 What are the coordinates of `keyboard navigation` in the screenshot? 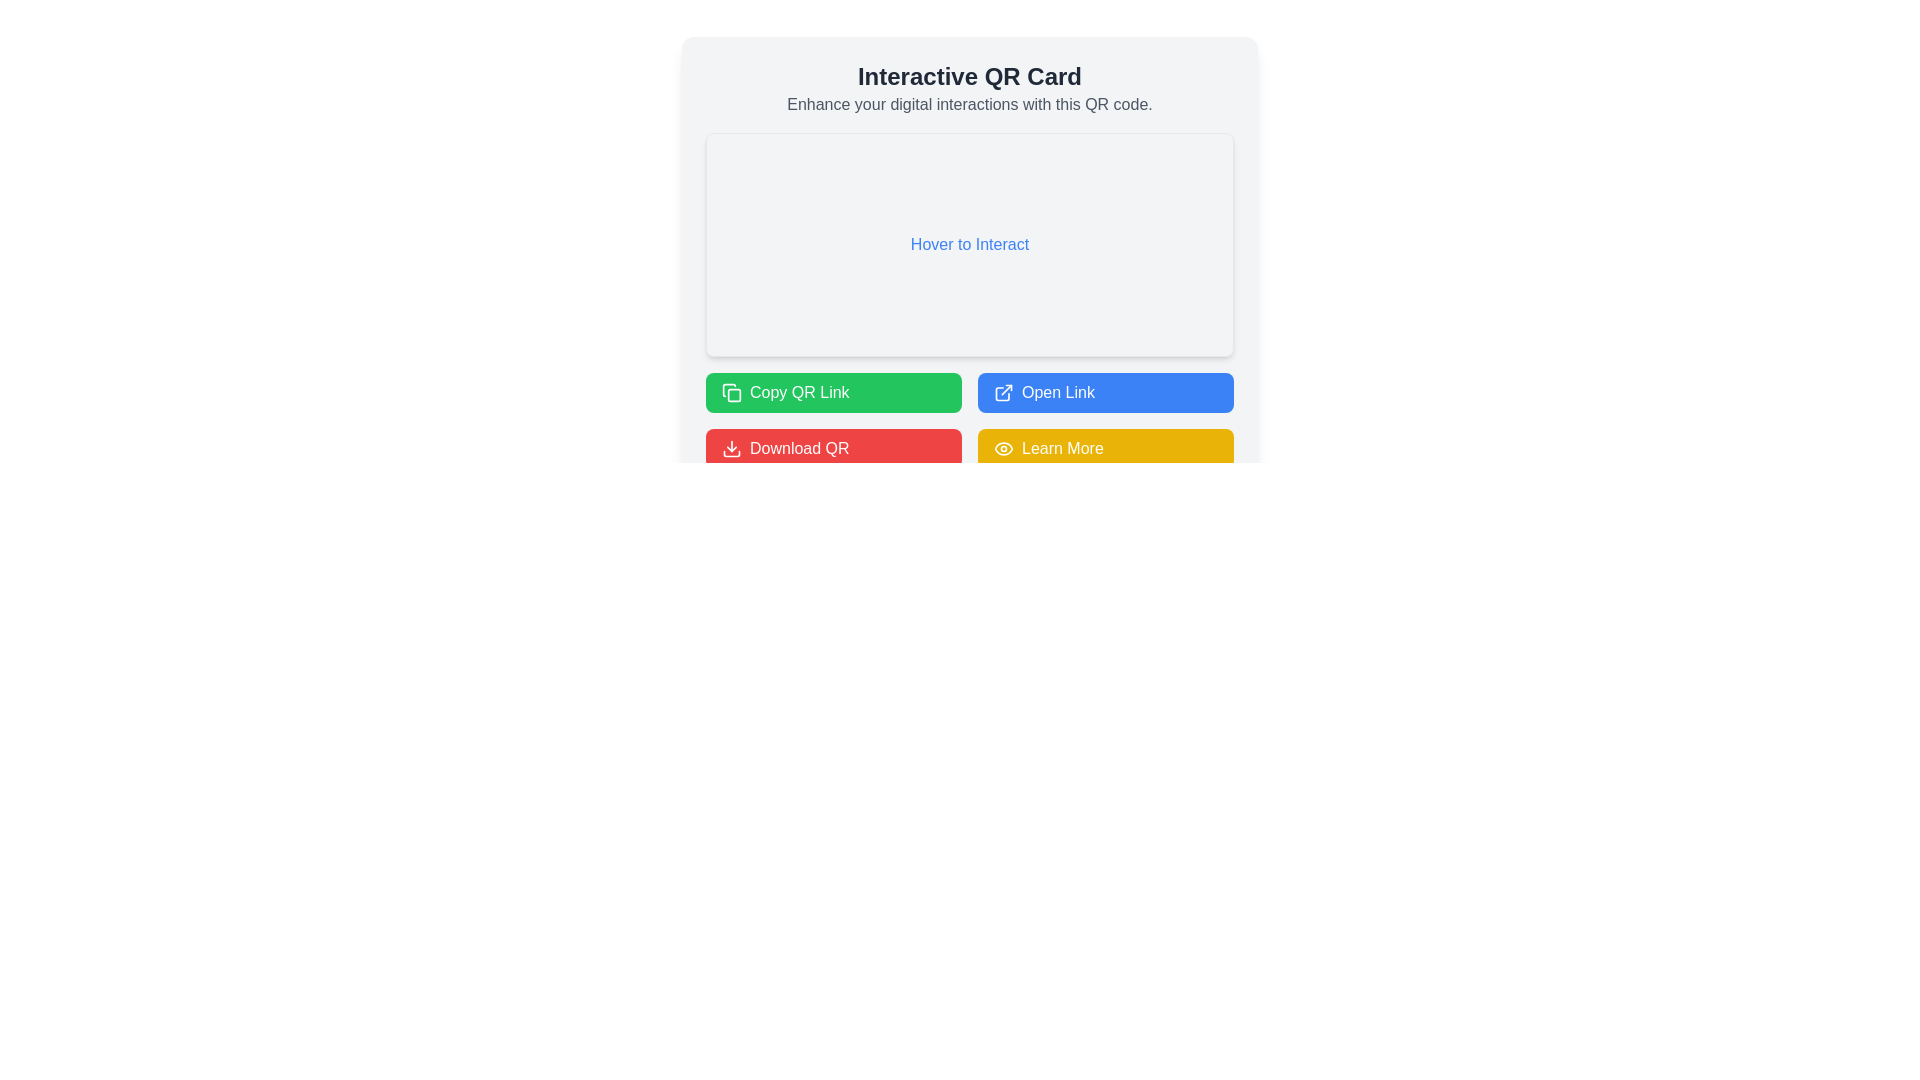 It's located at (1104, 447).